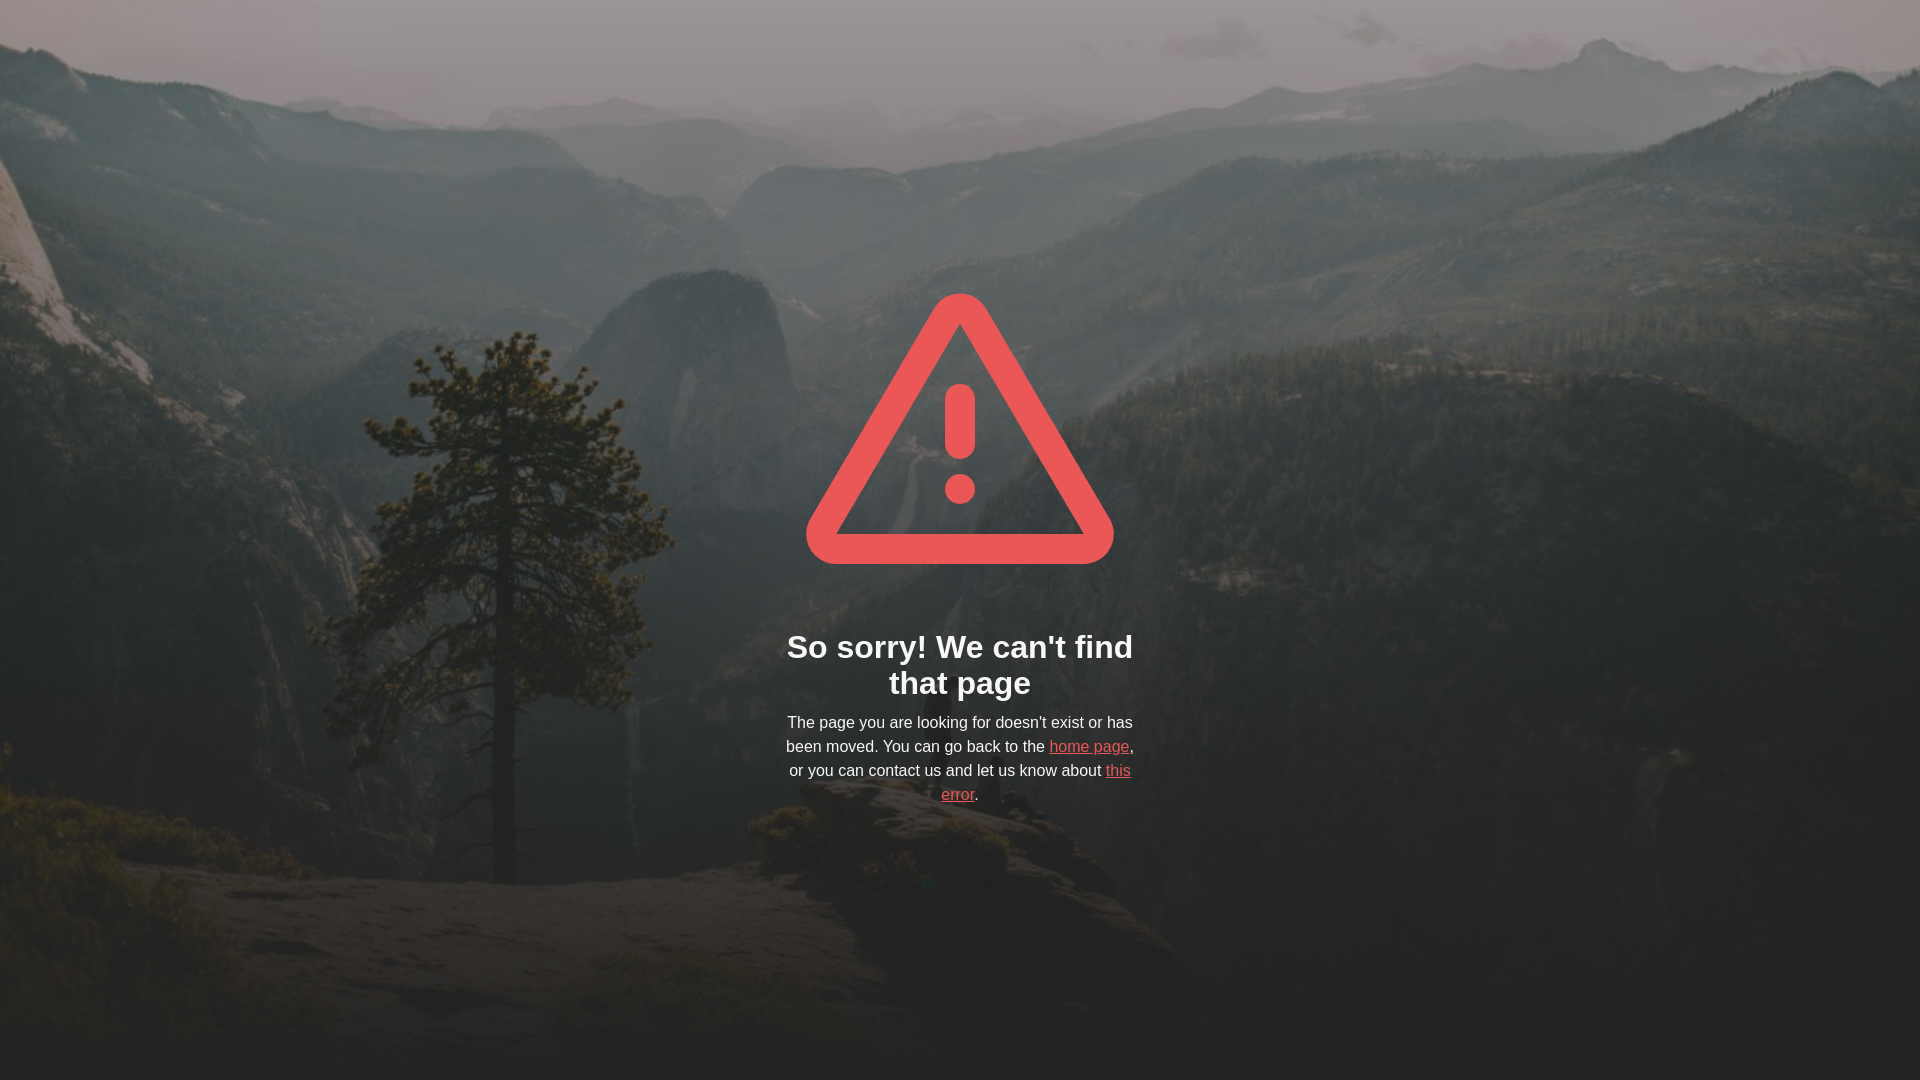 This screenshot has width=1920, height=1080. What do you see at coordinates (1035, 781) in the screenshot?
I see `'this error'` at bounding box center [1035, 781].